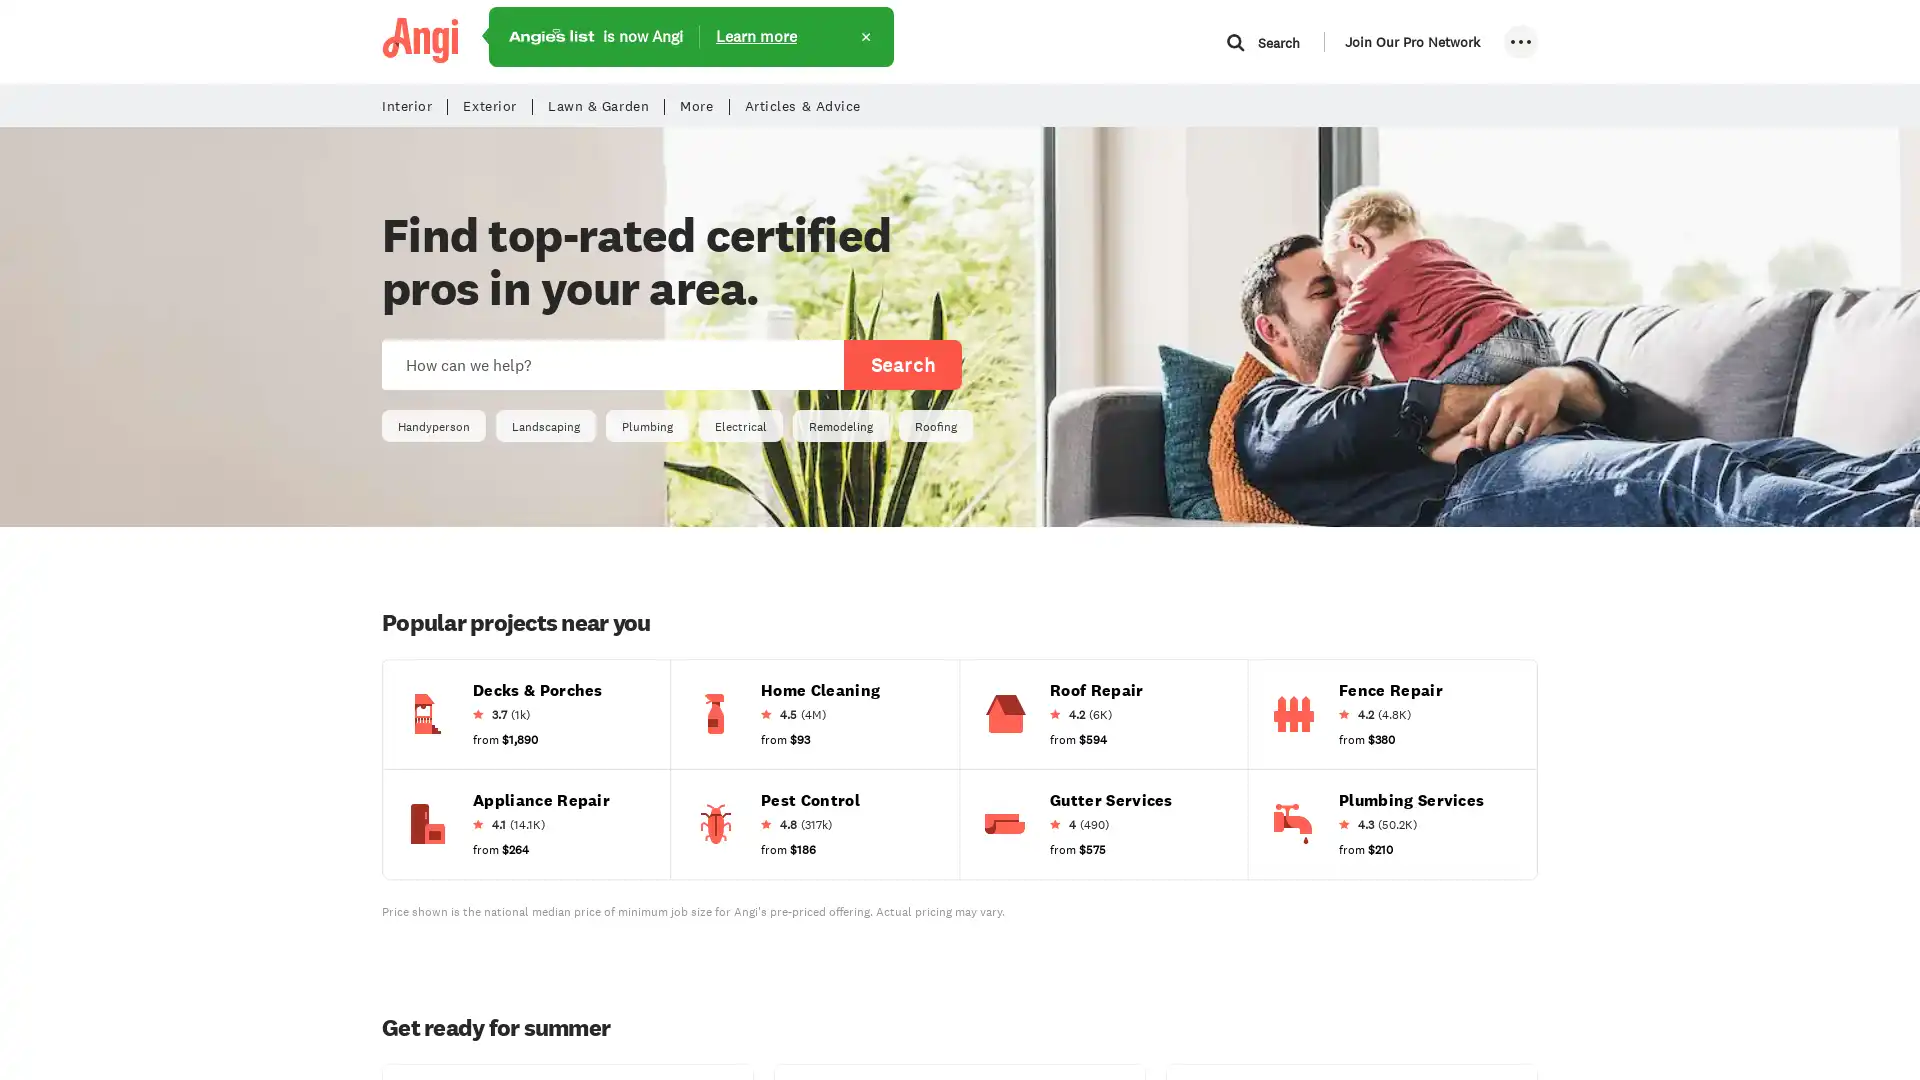 Image resolution: width=1920 pixels, height=1080 pixels. I want to click on Submit a request for Maid Service., so click(820, 681).